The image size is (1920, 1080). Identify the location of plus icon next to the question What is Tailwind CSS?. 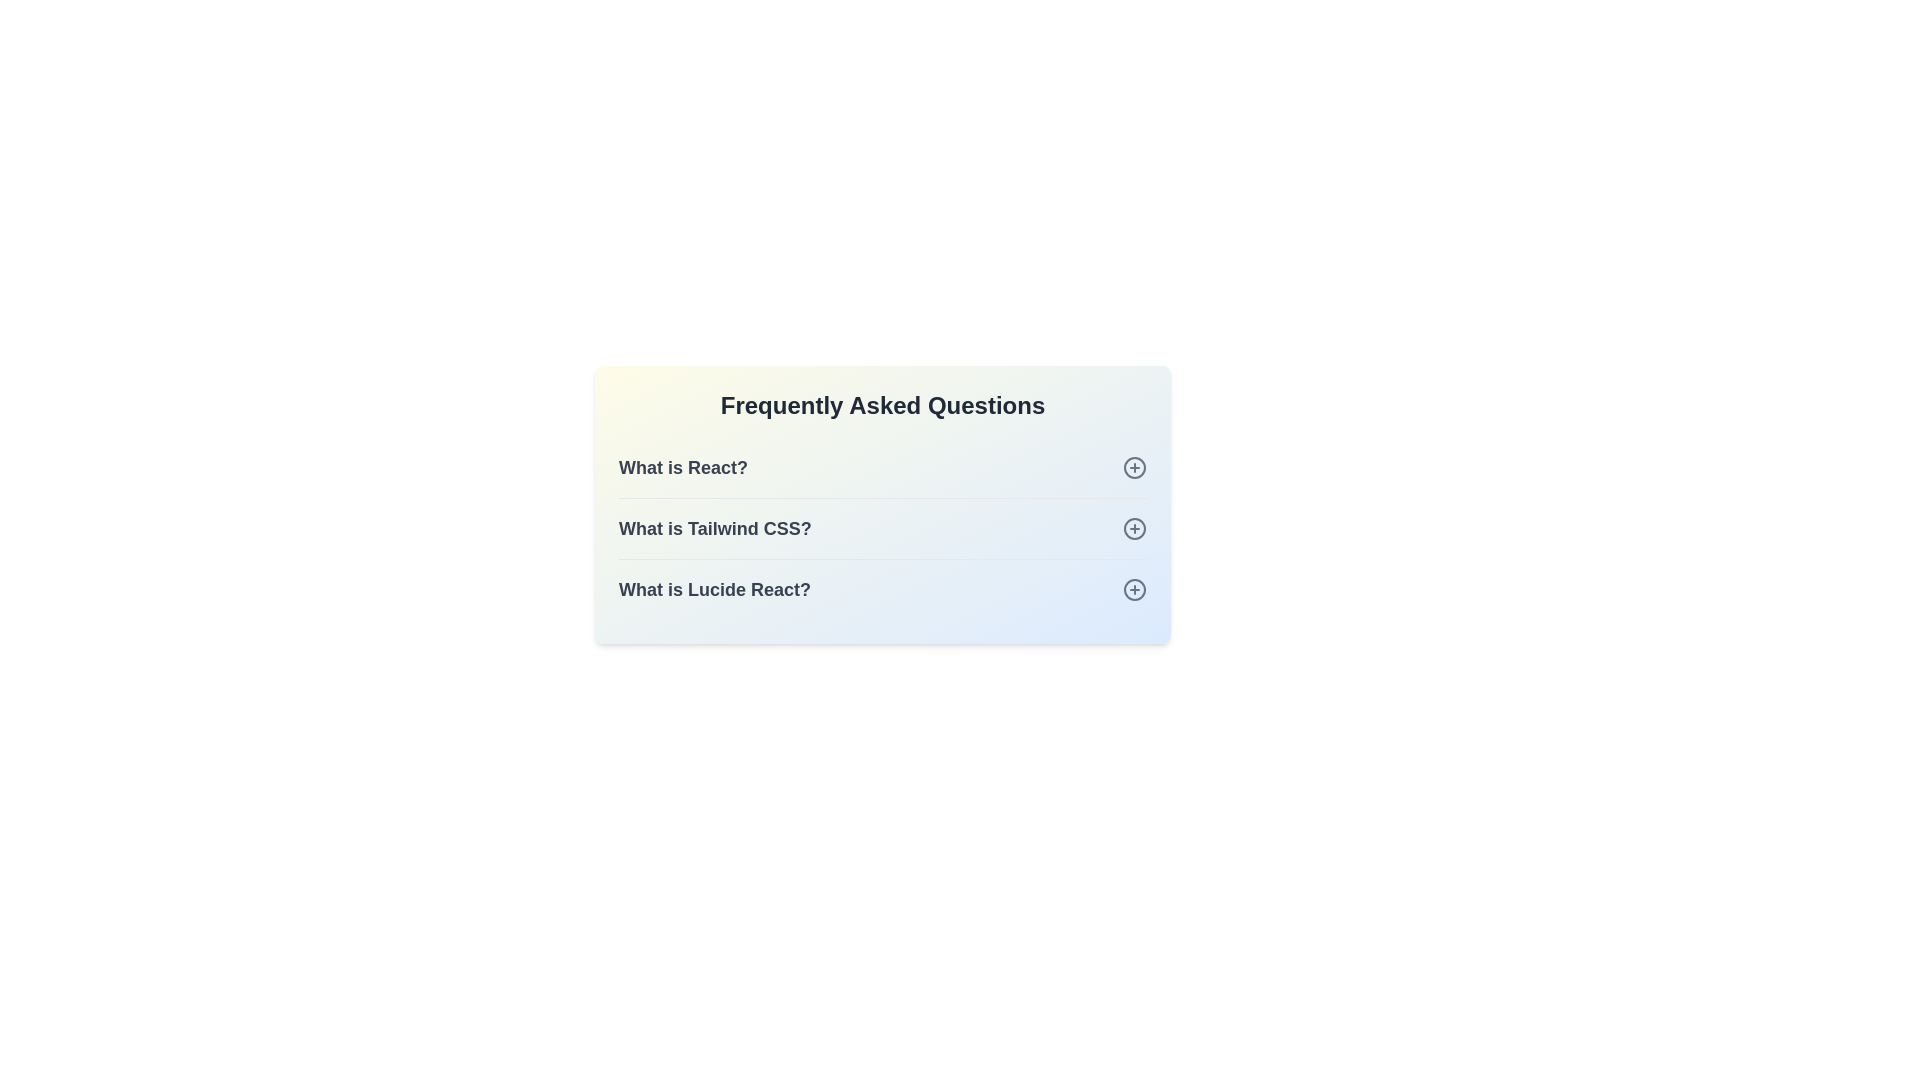
(1134, 527).